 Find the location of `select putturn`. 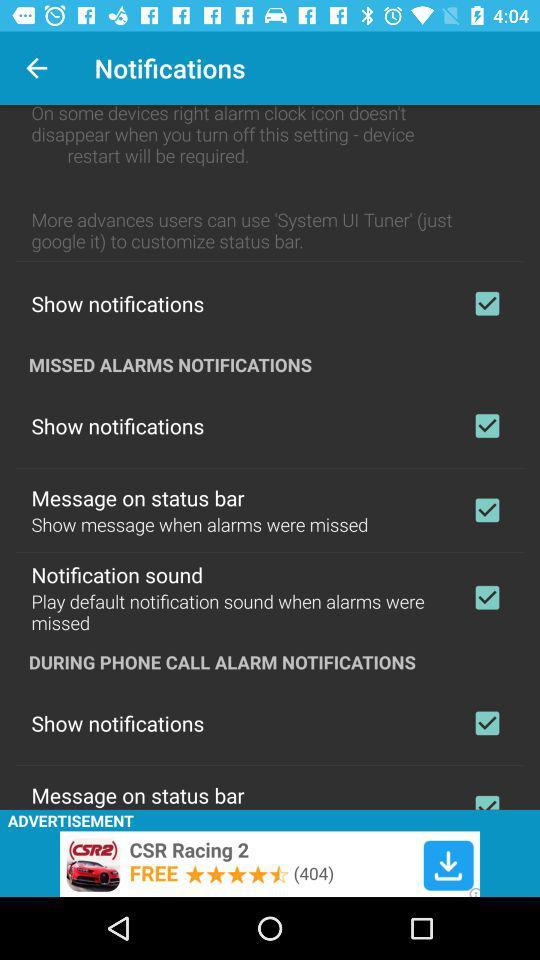

select putturn is located at coordinates (486, 509).